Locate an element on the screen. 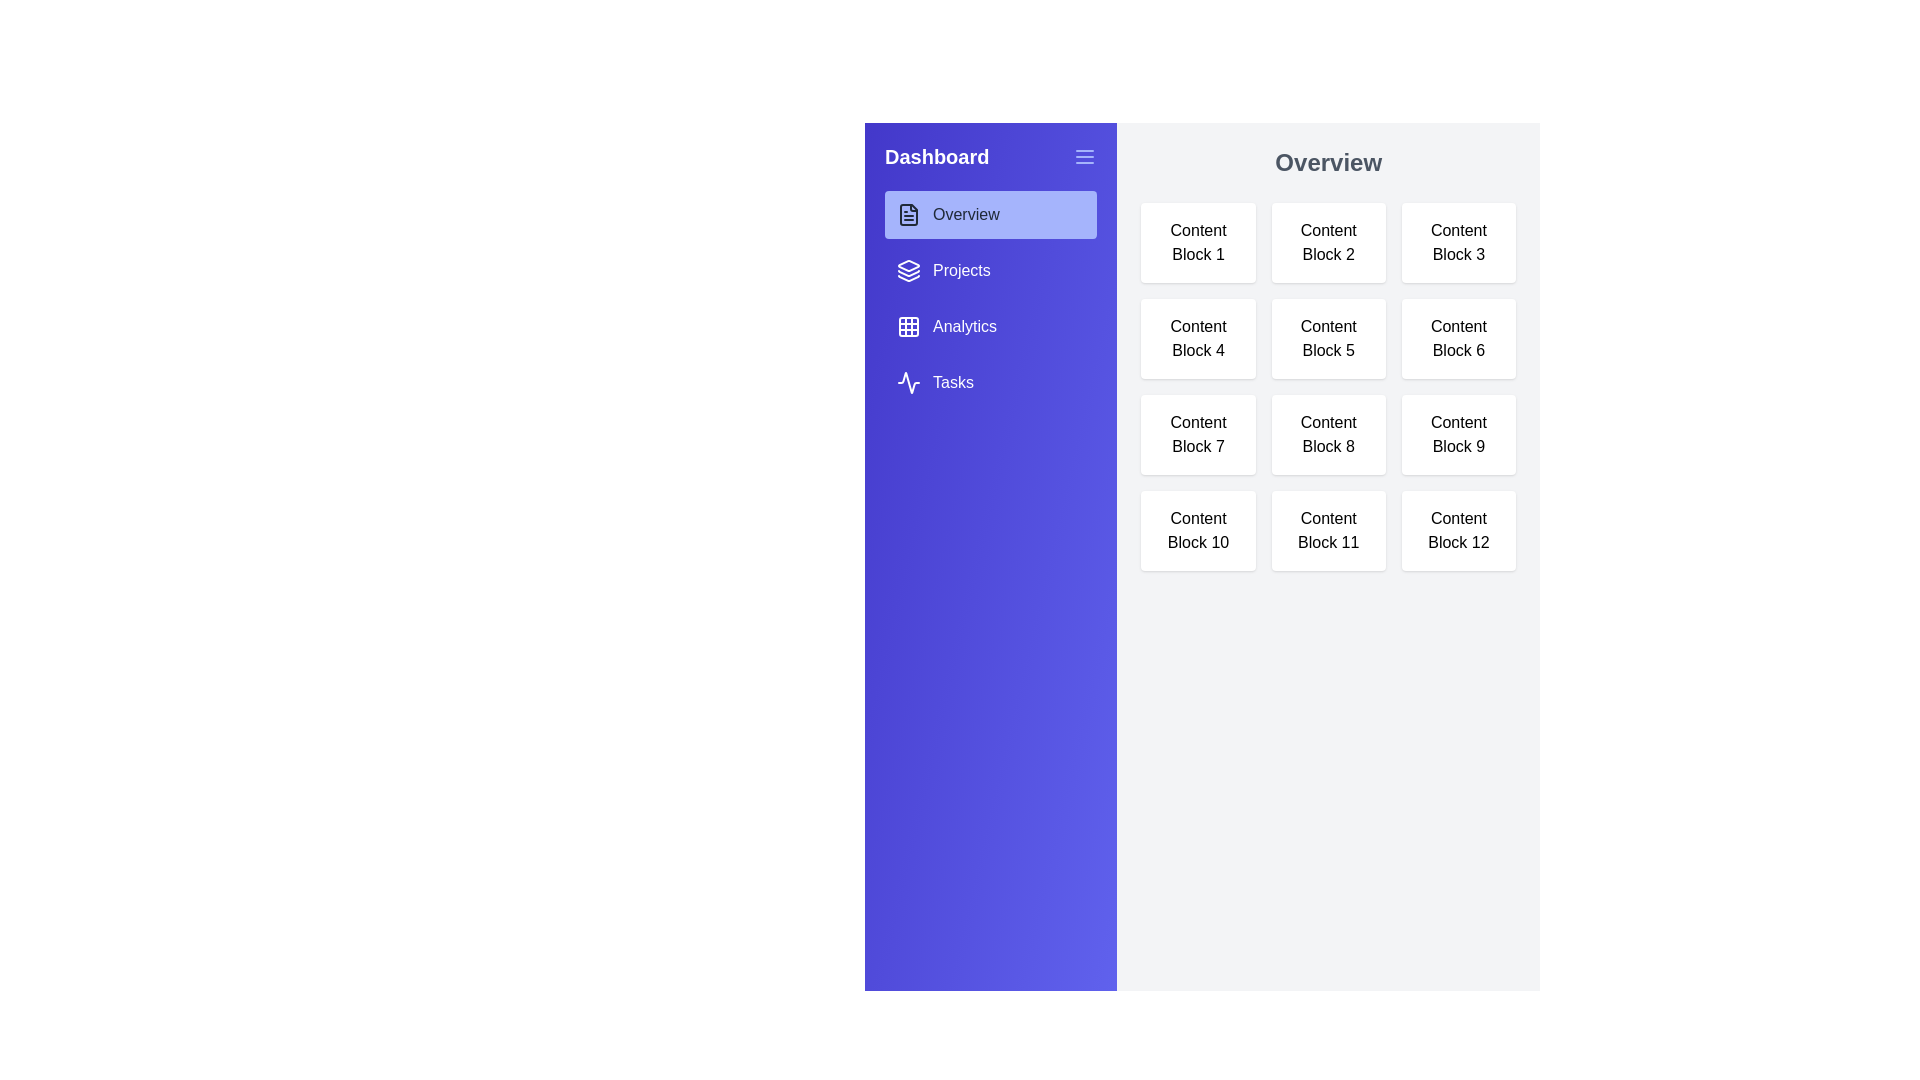 The width and height of the screenshot is (1920, 1080). the toggle button in the sidebar header to toggle the visibility of the sidebar menu is located at coordinates (1084, 156).